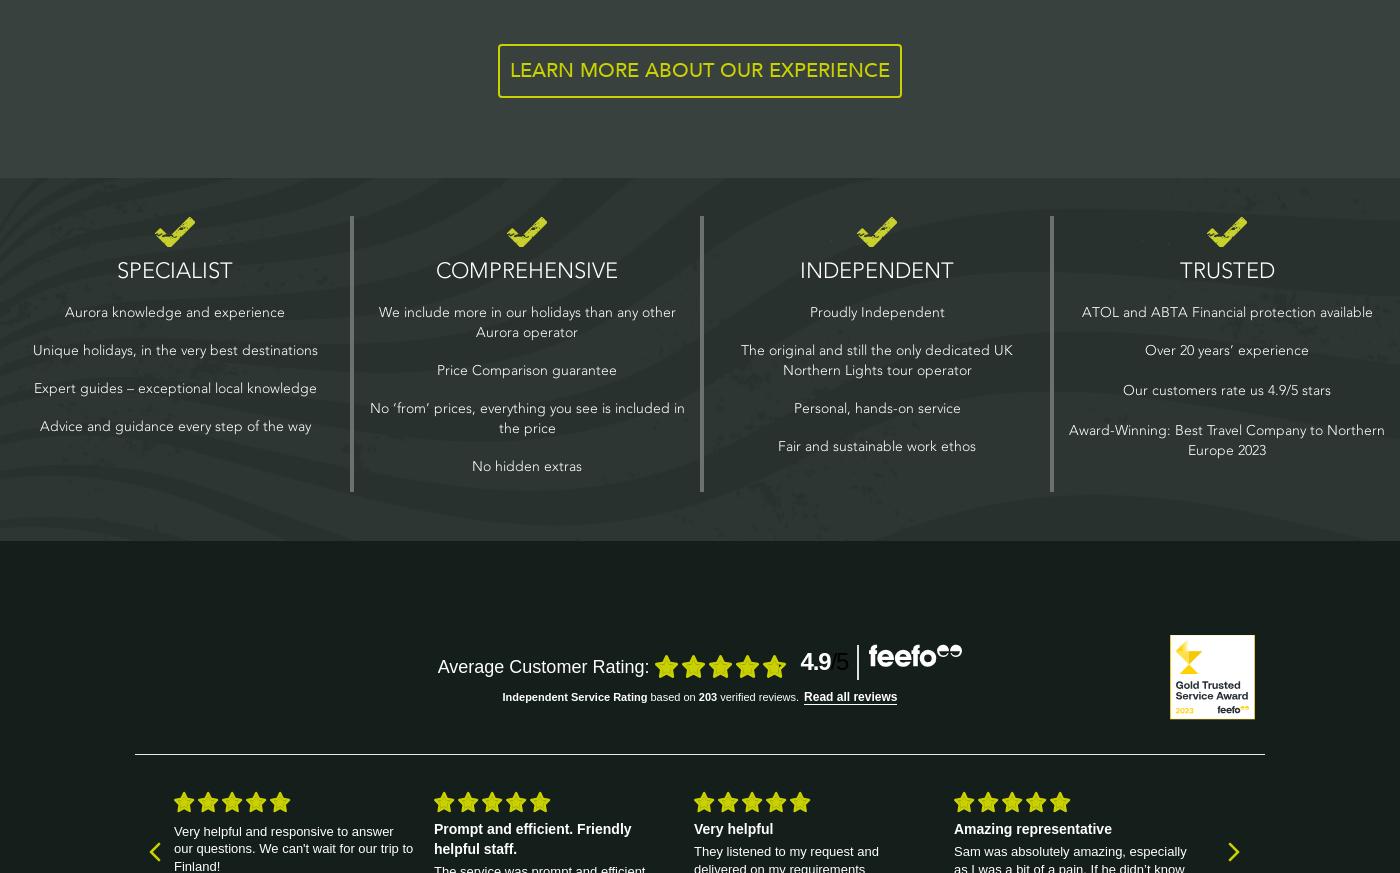 Image resolution: width=1400 pixels, height=873 pixels. Describe the element at coordinates (1295, 828) in the screenshot. I see `'Helpful booking process'` at that location.